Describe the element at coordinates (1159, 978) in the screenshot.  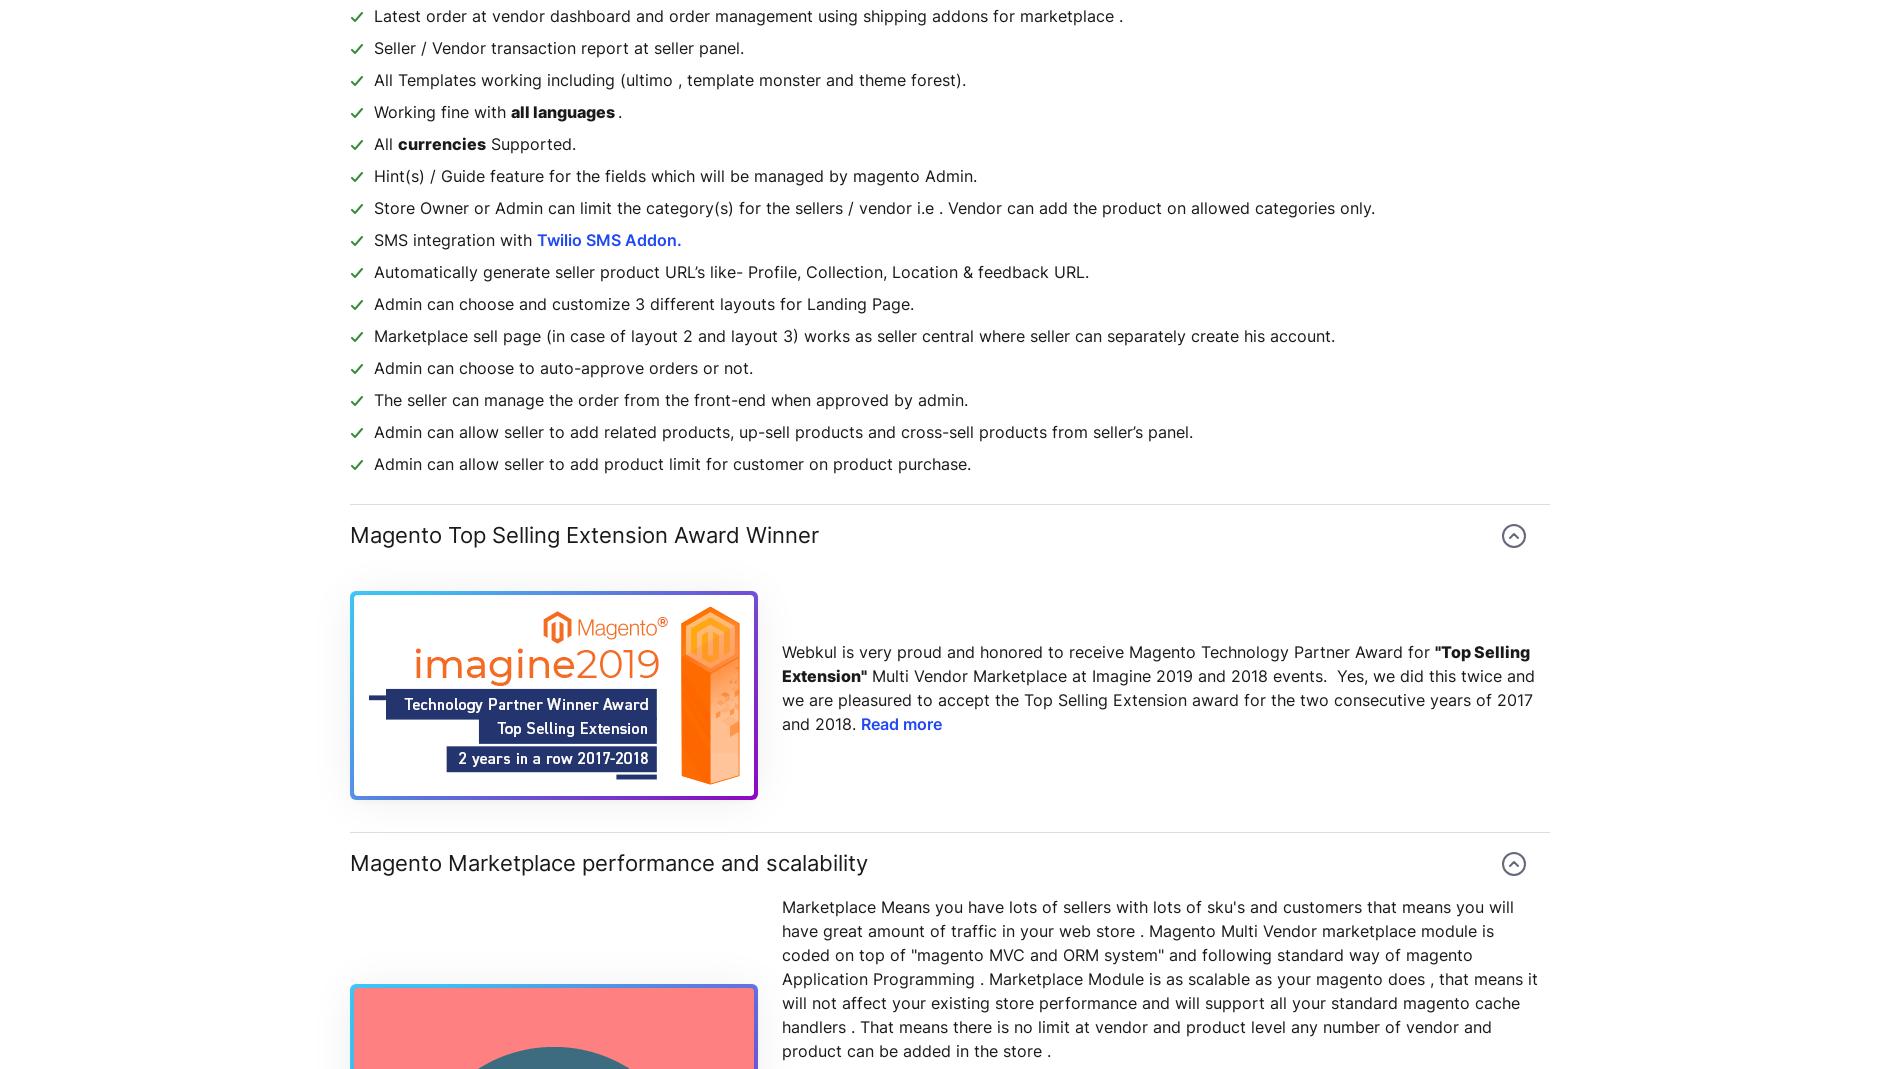
I see `'Marketplace Means you have lots of sellers with lots of sku's and customers that means you will have great amount of traffic in your web store . Magento Multi Vendor marketplace module is coded on top of "magento MVC and ORM system" and following standard way of magento Application Programming . Marketplace Module is as scalable as your magento does , that means it will not affect your existing store performance and will support all your standard magento cache handlers . That means there is no limit at vendor and product level any number of vendor and product can be added in the store .'` at that location.